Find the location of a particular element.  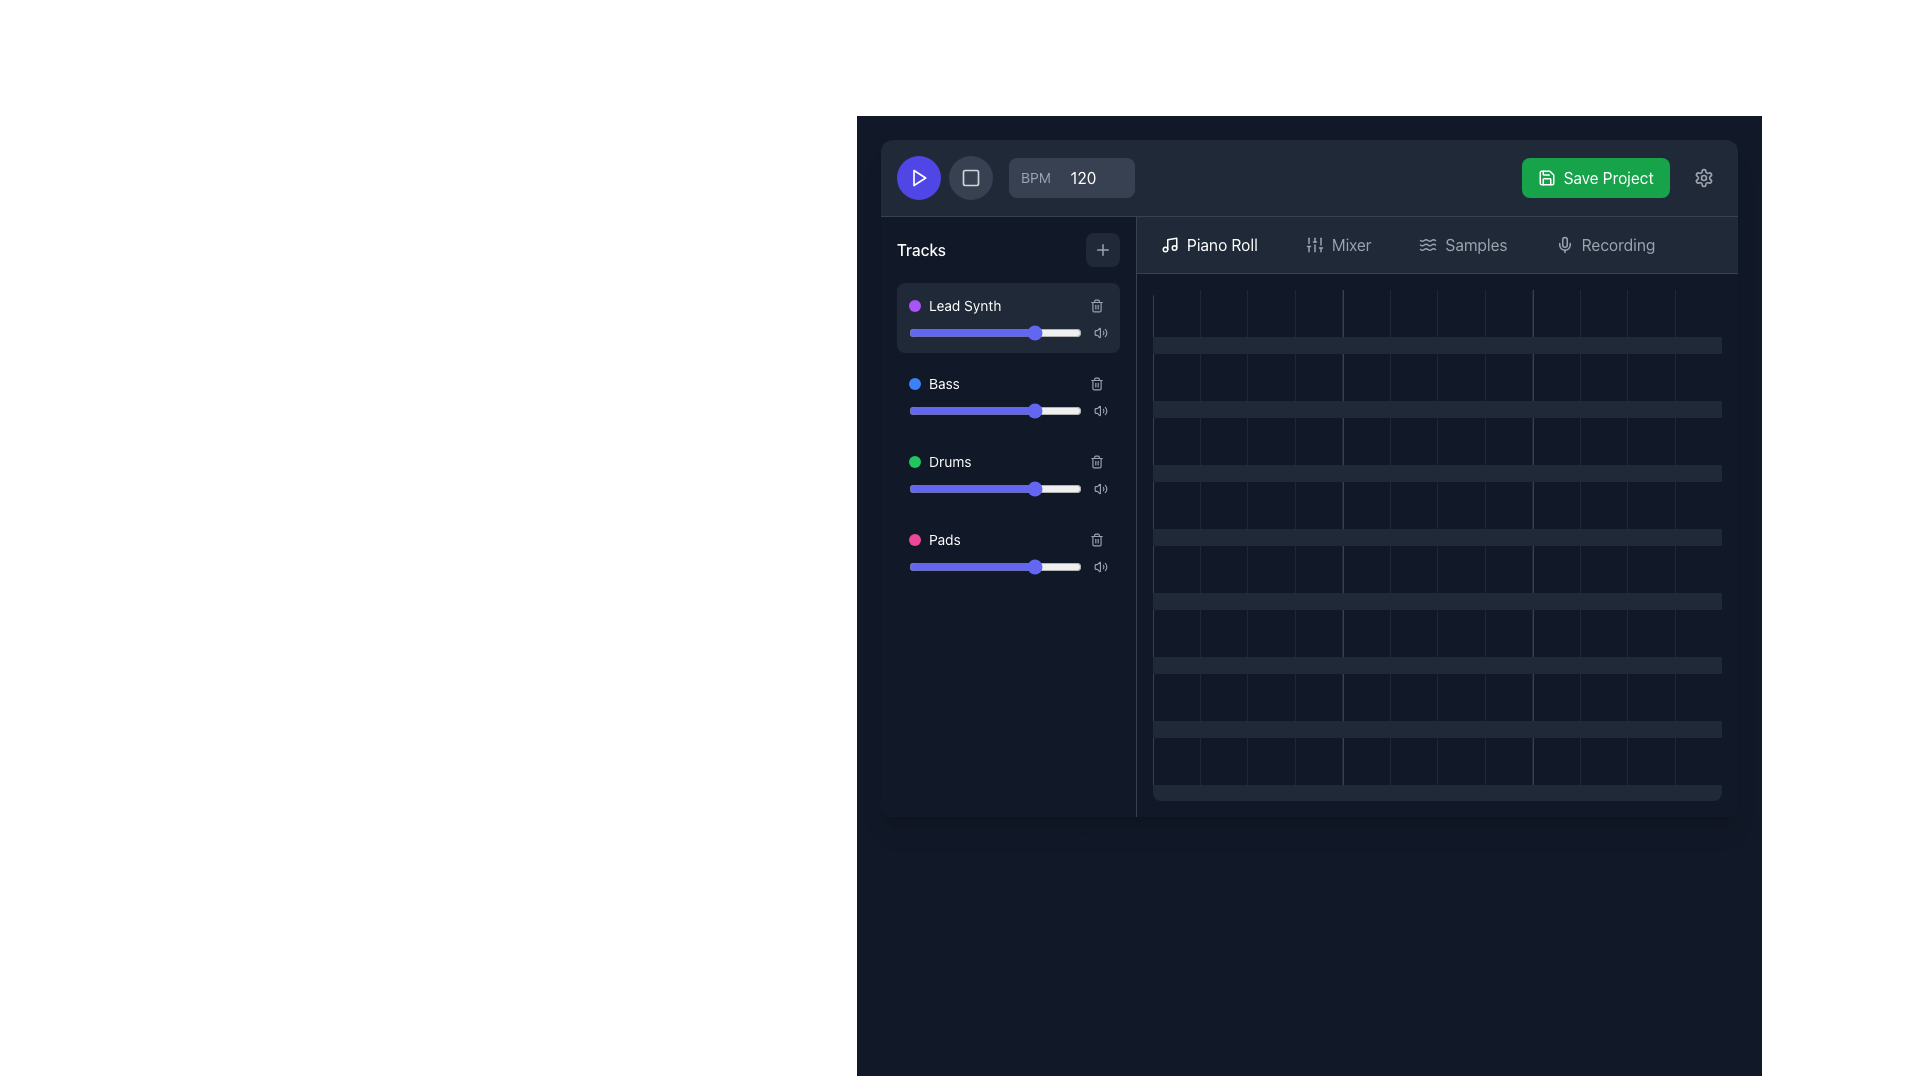

the slider value is located at coordinates (1005, 410).